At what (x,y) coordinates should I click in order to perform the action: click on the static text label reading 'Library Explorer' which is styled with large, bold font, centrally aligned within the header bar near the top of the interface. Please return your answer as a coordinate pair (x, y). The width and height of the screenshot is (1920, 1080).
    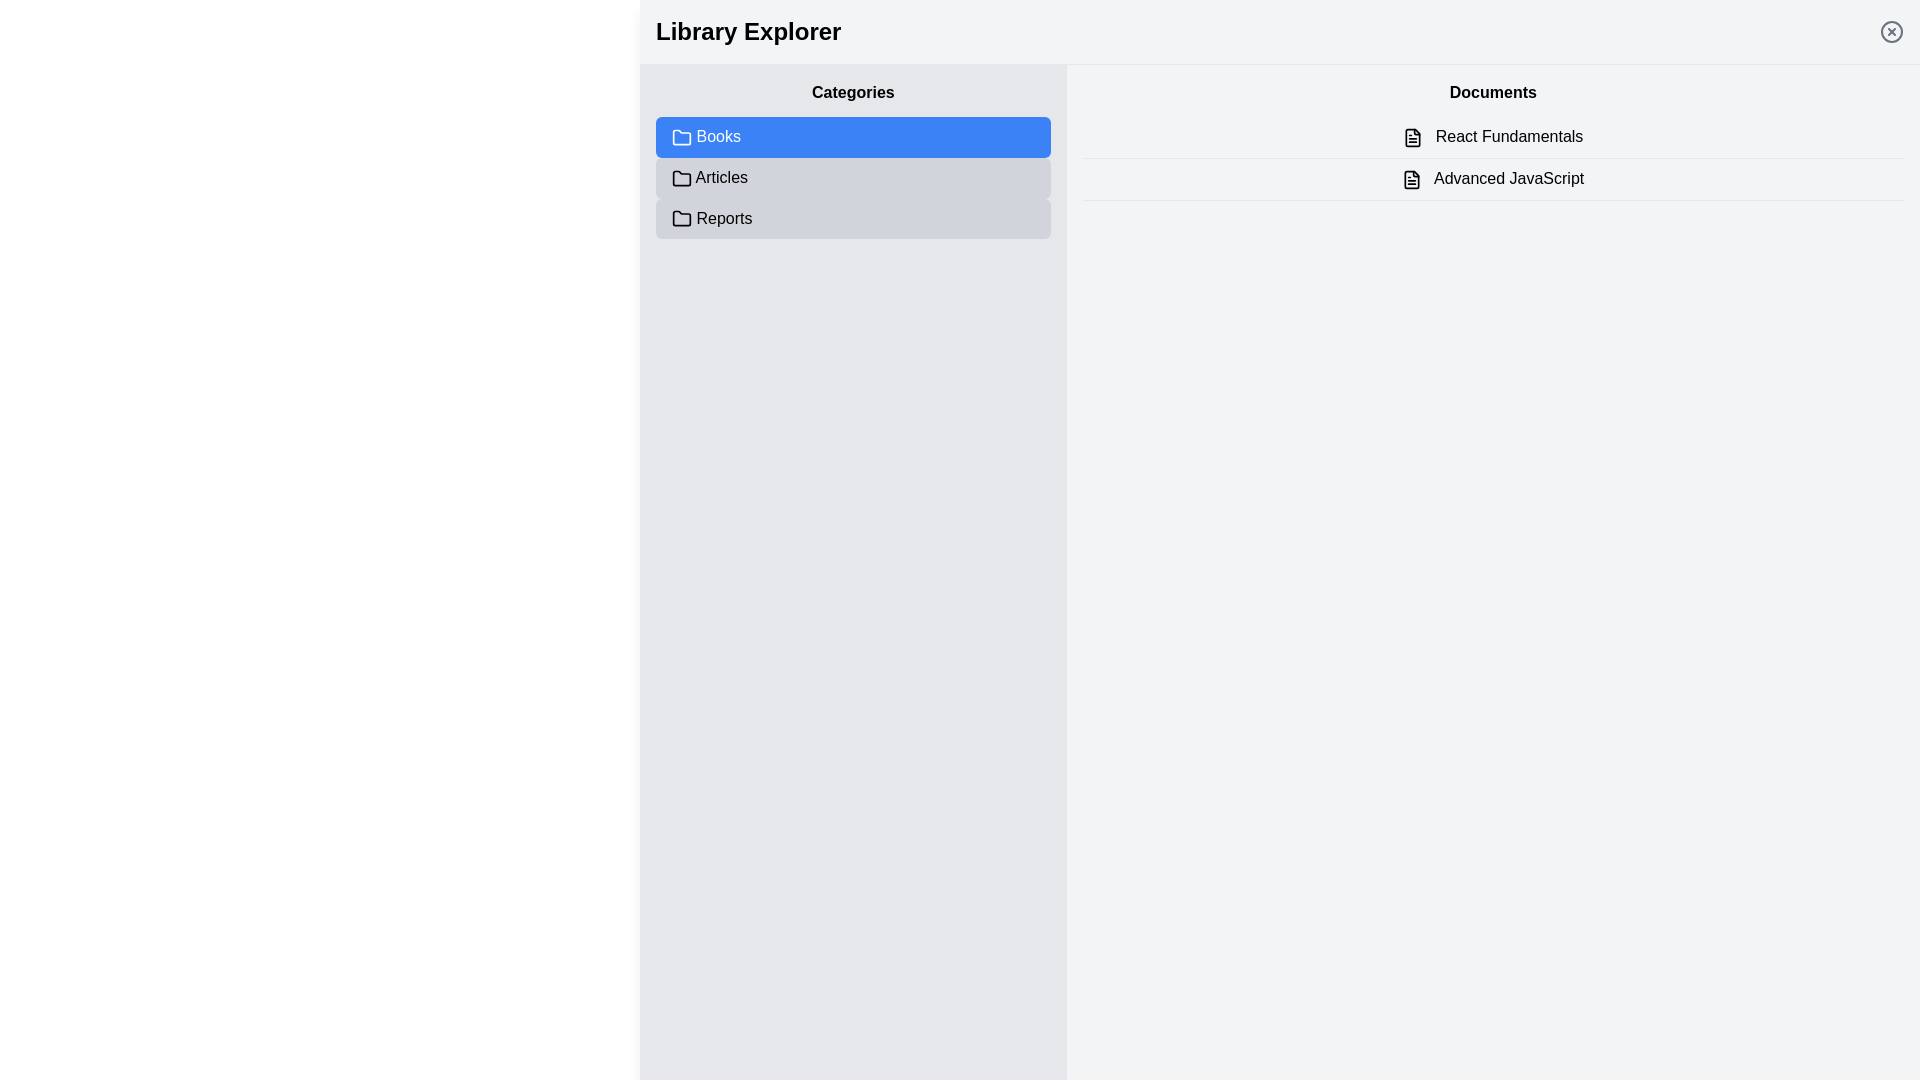
    Looking at the image, I should click on (747, 31).